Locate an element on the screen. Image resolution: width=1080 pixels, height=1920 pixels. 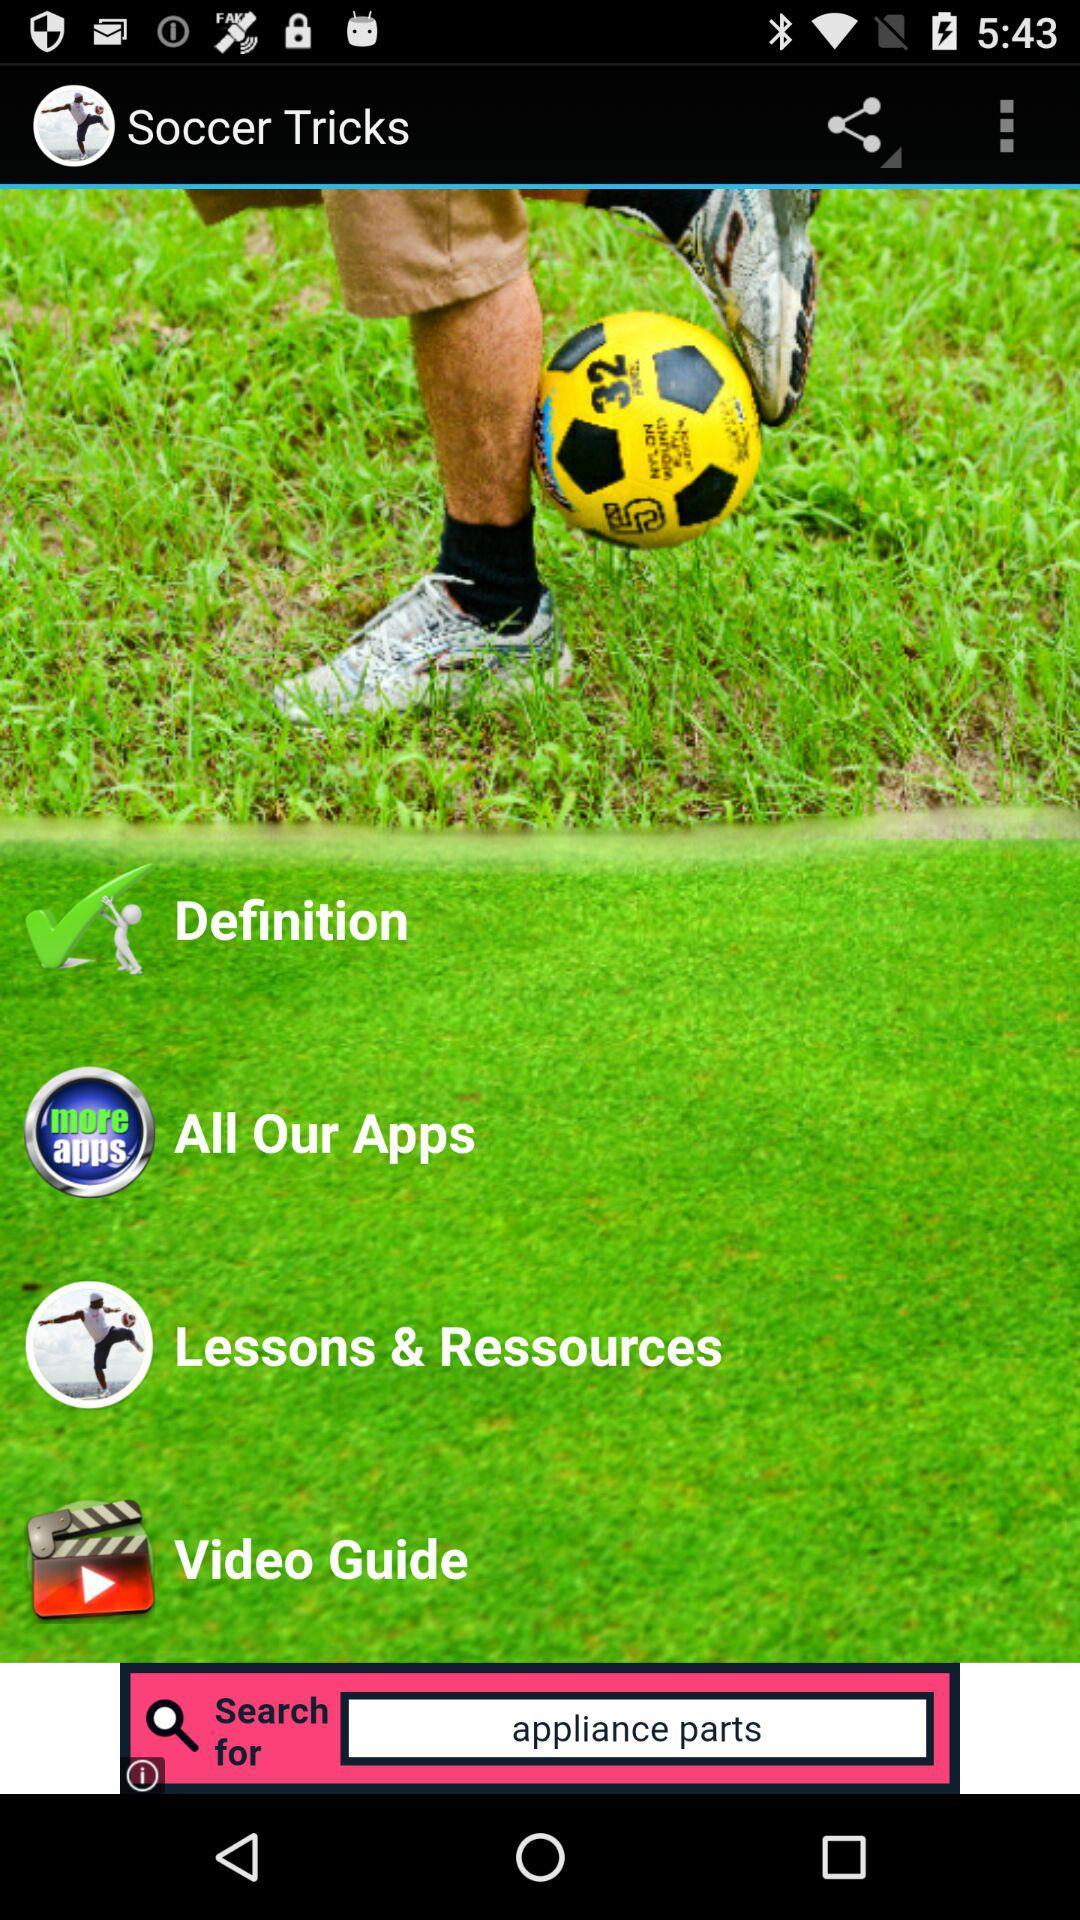
the icon below the definition app is located at coordinates (613, 1131).